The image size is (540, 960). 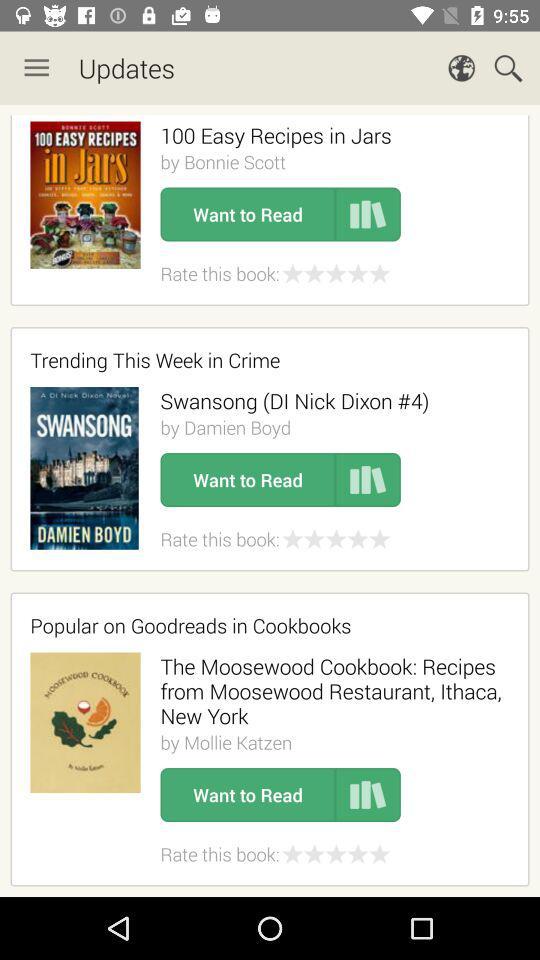 I want to click on book to library, so click(x=367, y=480).